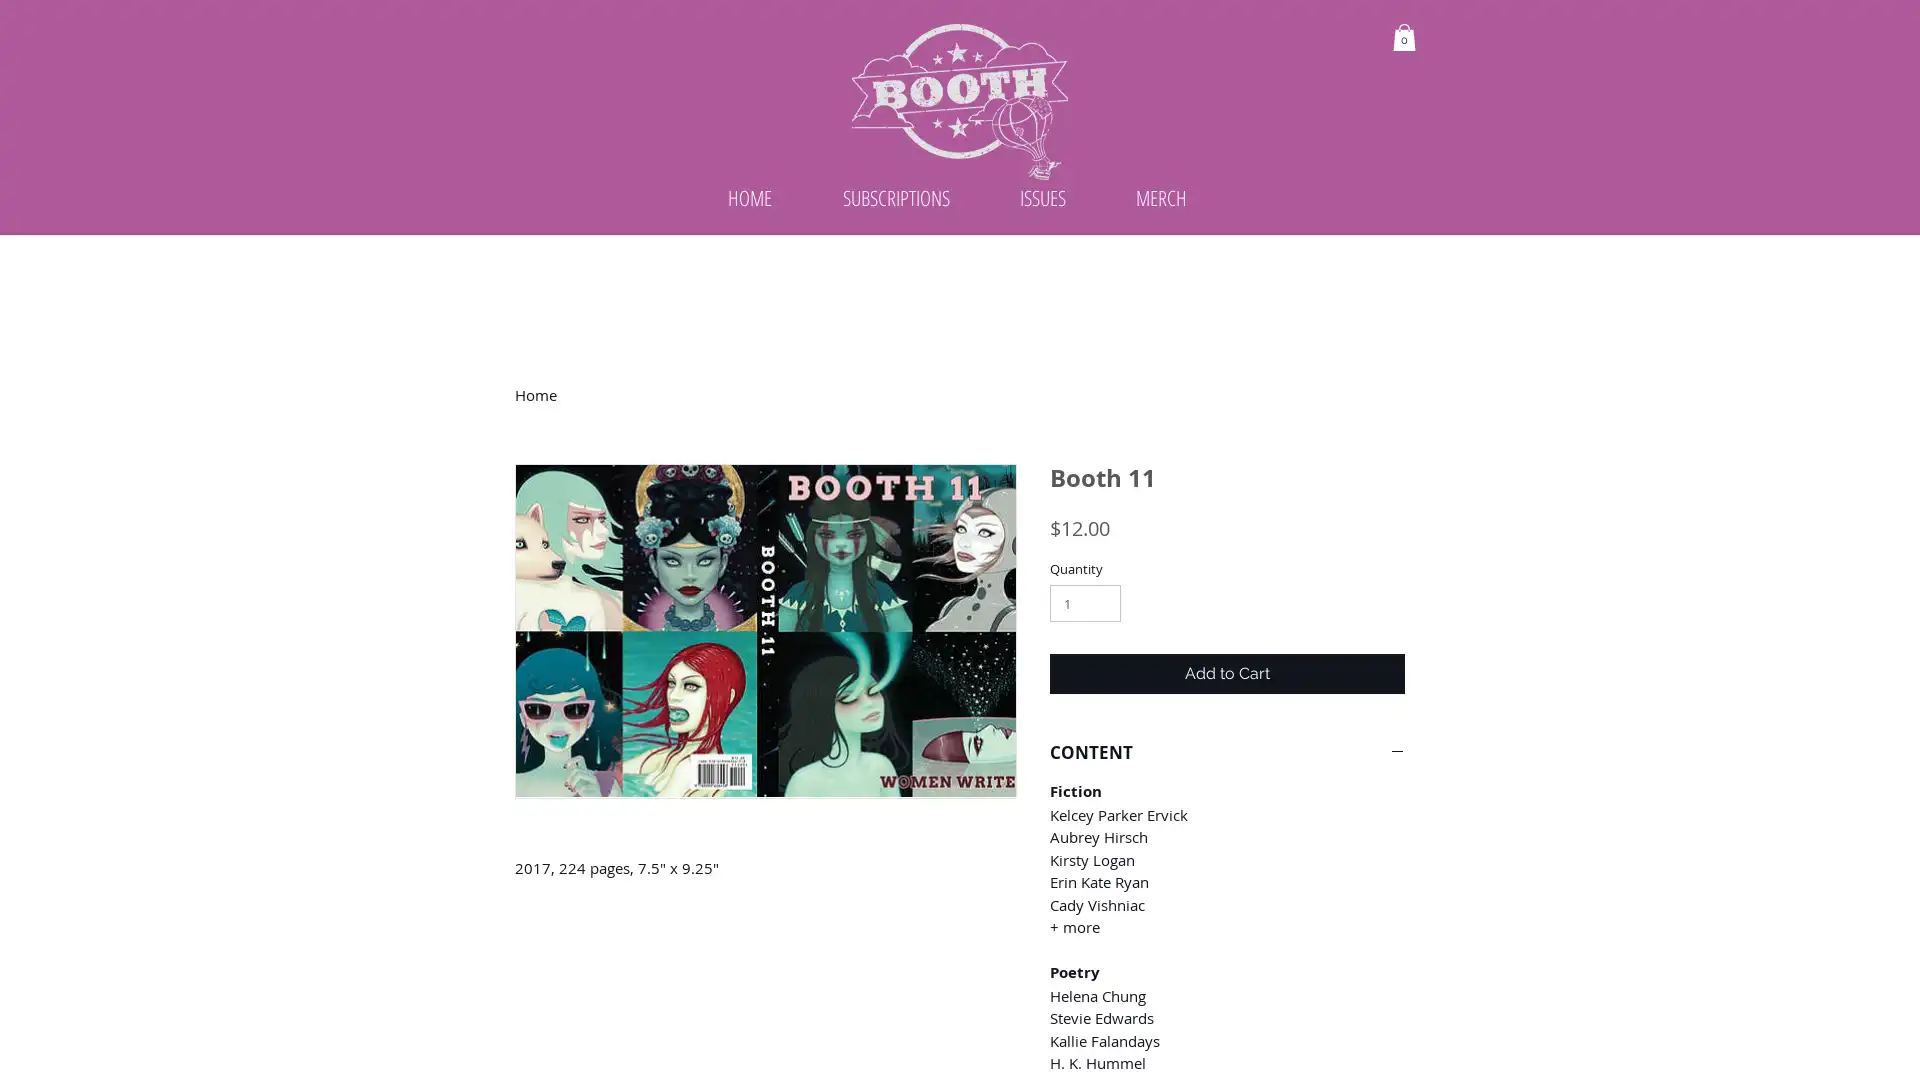 This screenshot has width=1920, height=1080. Describe the element at coordinates (1226, 674) in the screenshot. I see `Add to Cart` at that location.